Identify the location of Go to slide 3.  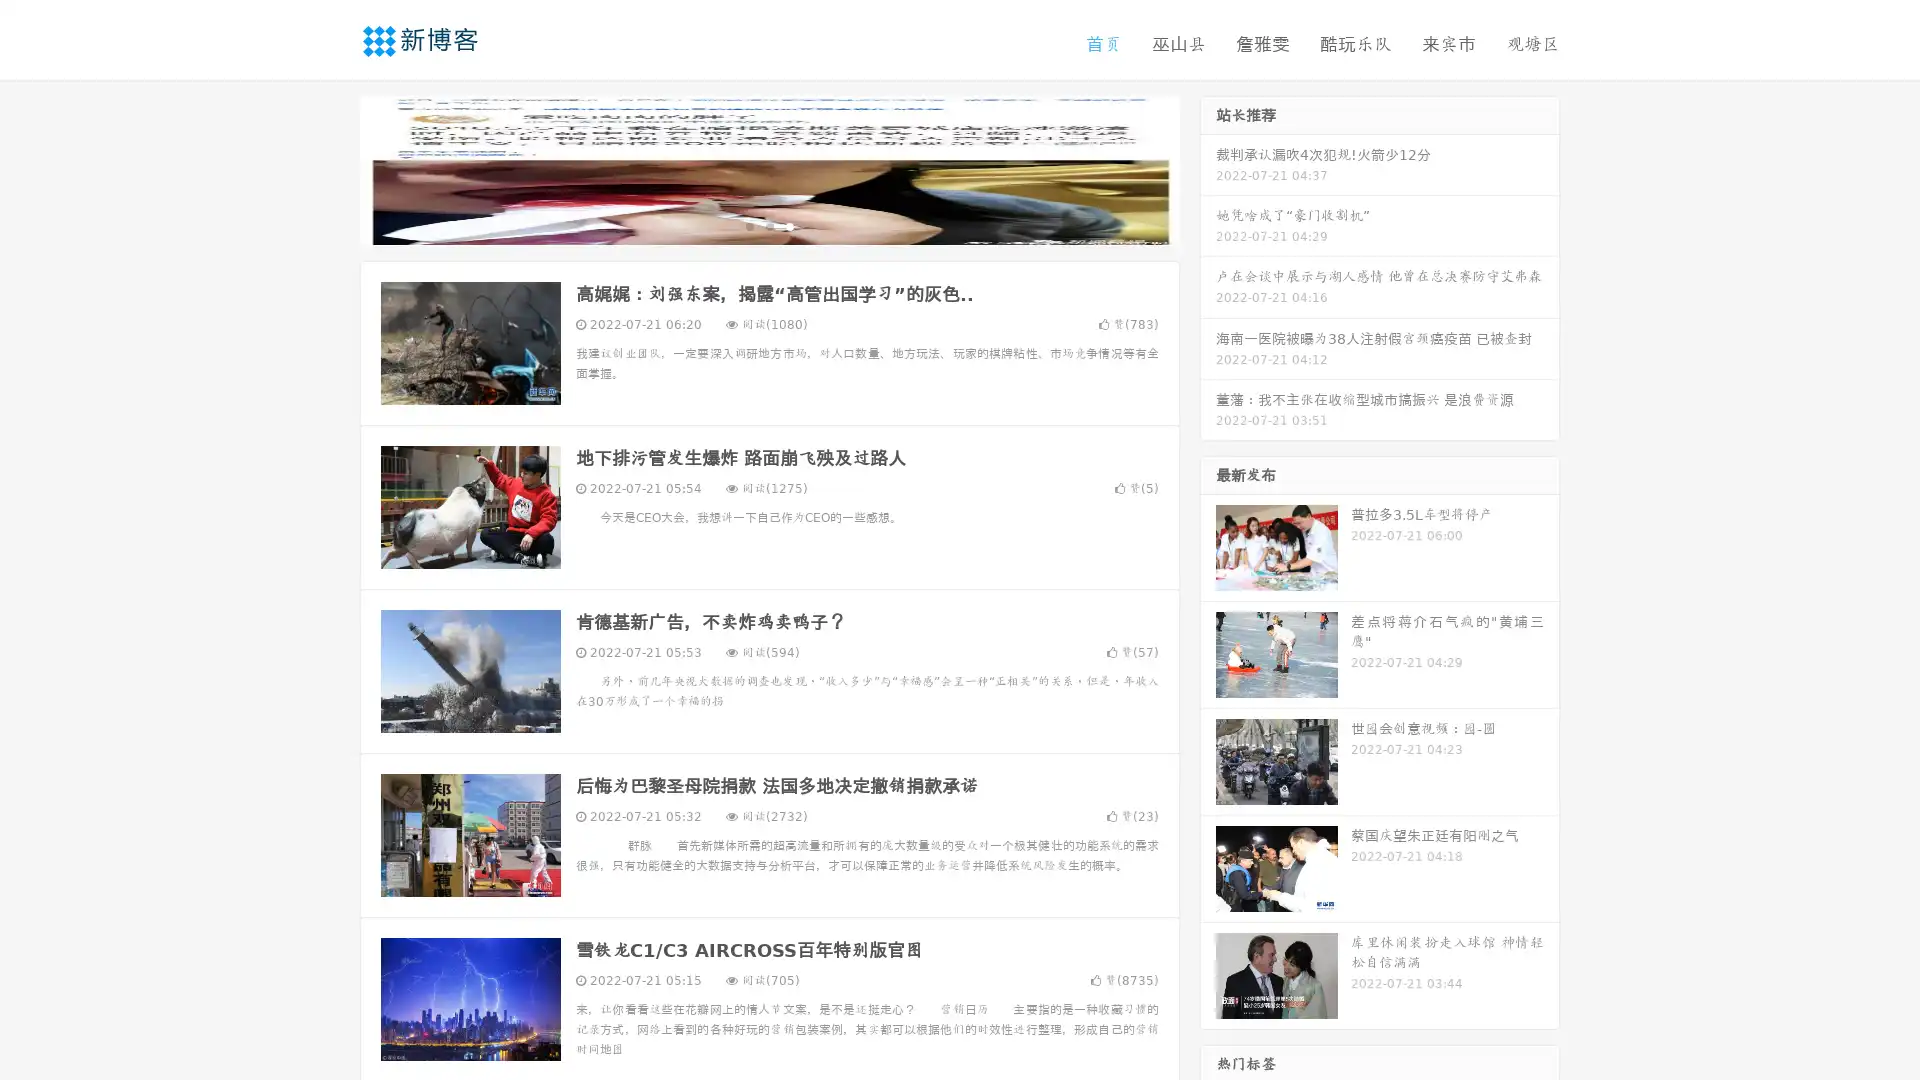
(789, 225).